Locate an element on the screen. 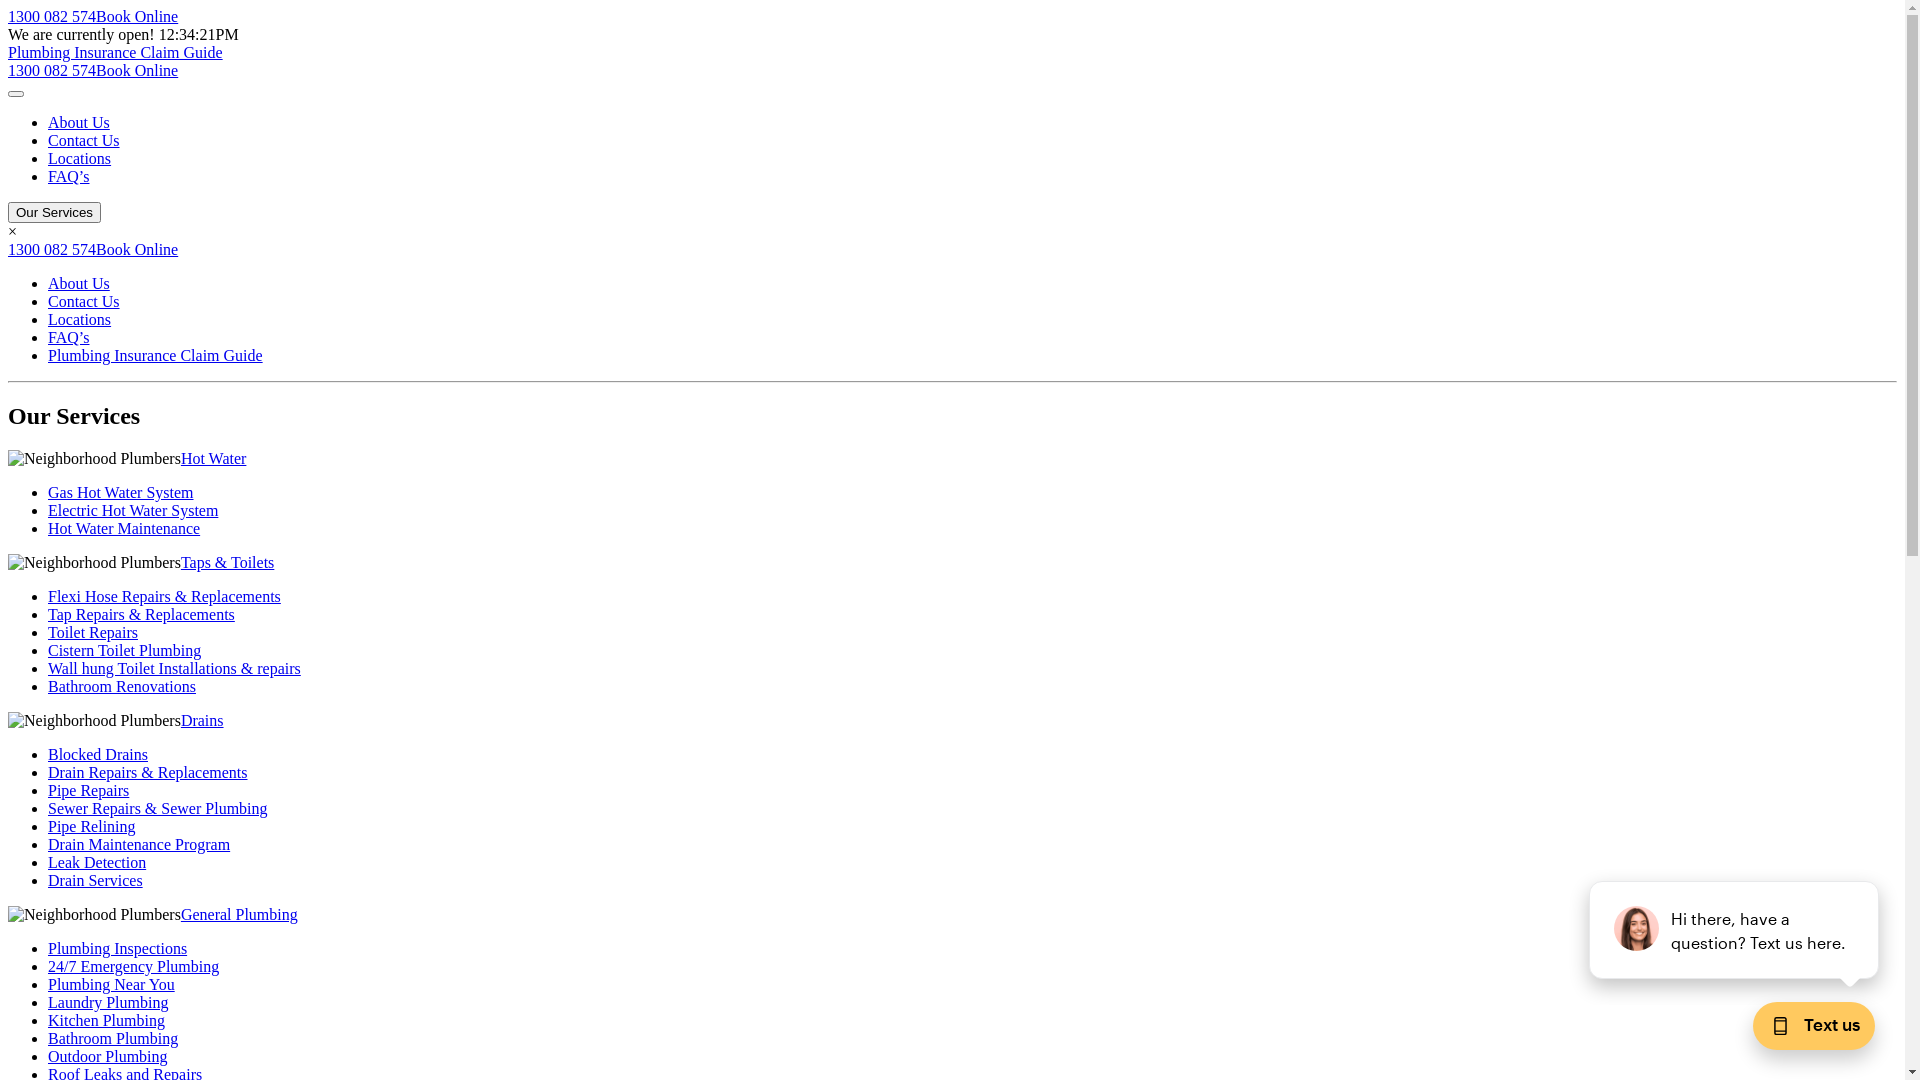 This screenshot has height=1080, width=1920. '24/7 Emergency Plumbing' is located at coordinates (132, 965).